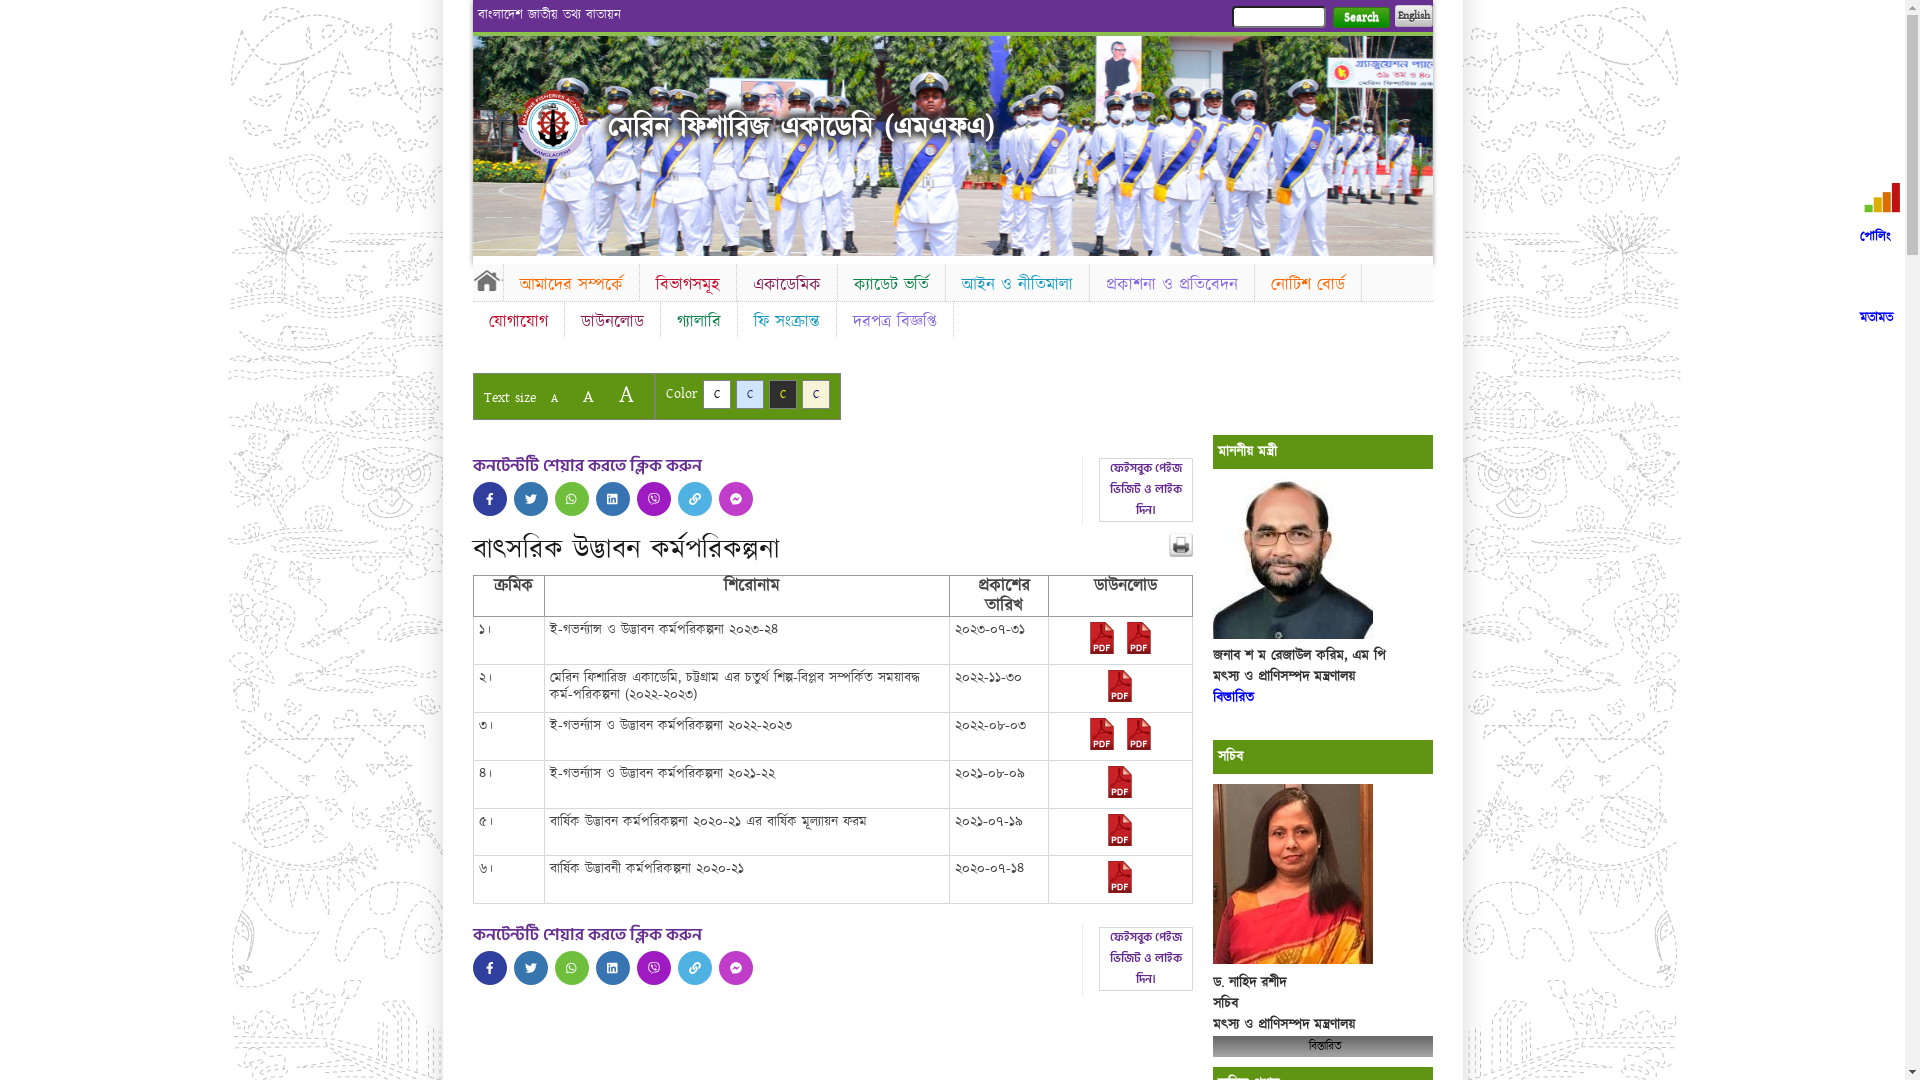 The image size is (1920, 1080). What do you see at coordinates (1101, 745) in the screenshot?
I see `'2022-08-03-06-26-86170153aa14c738dbb5ffa3e16d1267.pdf'` at bounding box center [1101, 745].